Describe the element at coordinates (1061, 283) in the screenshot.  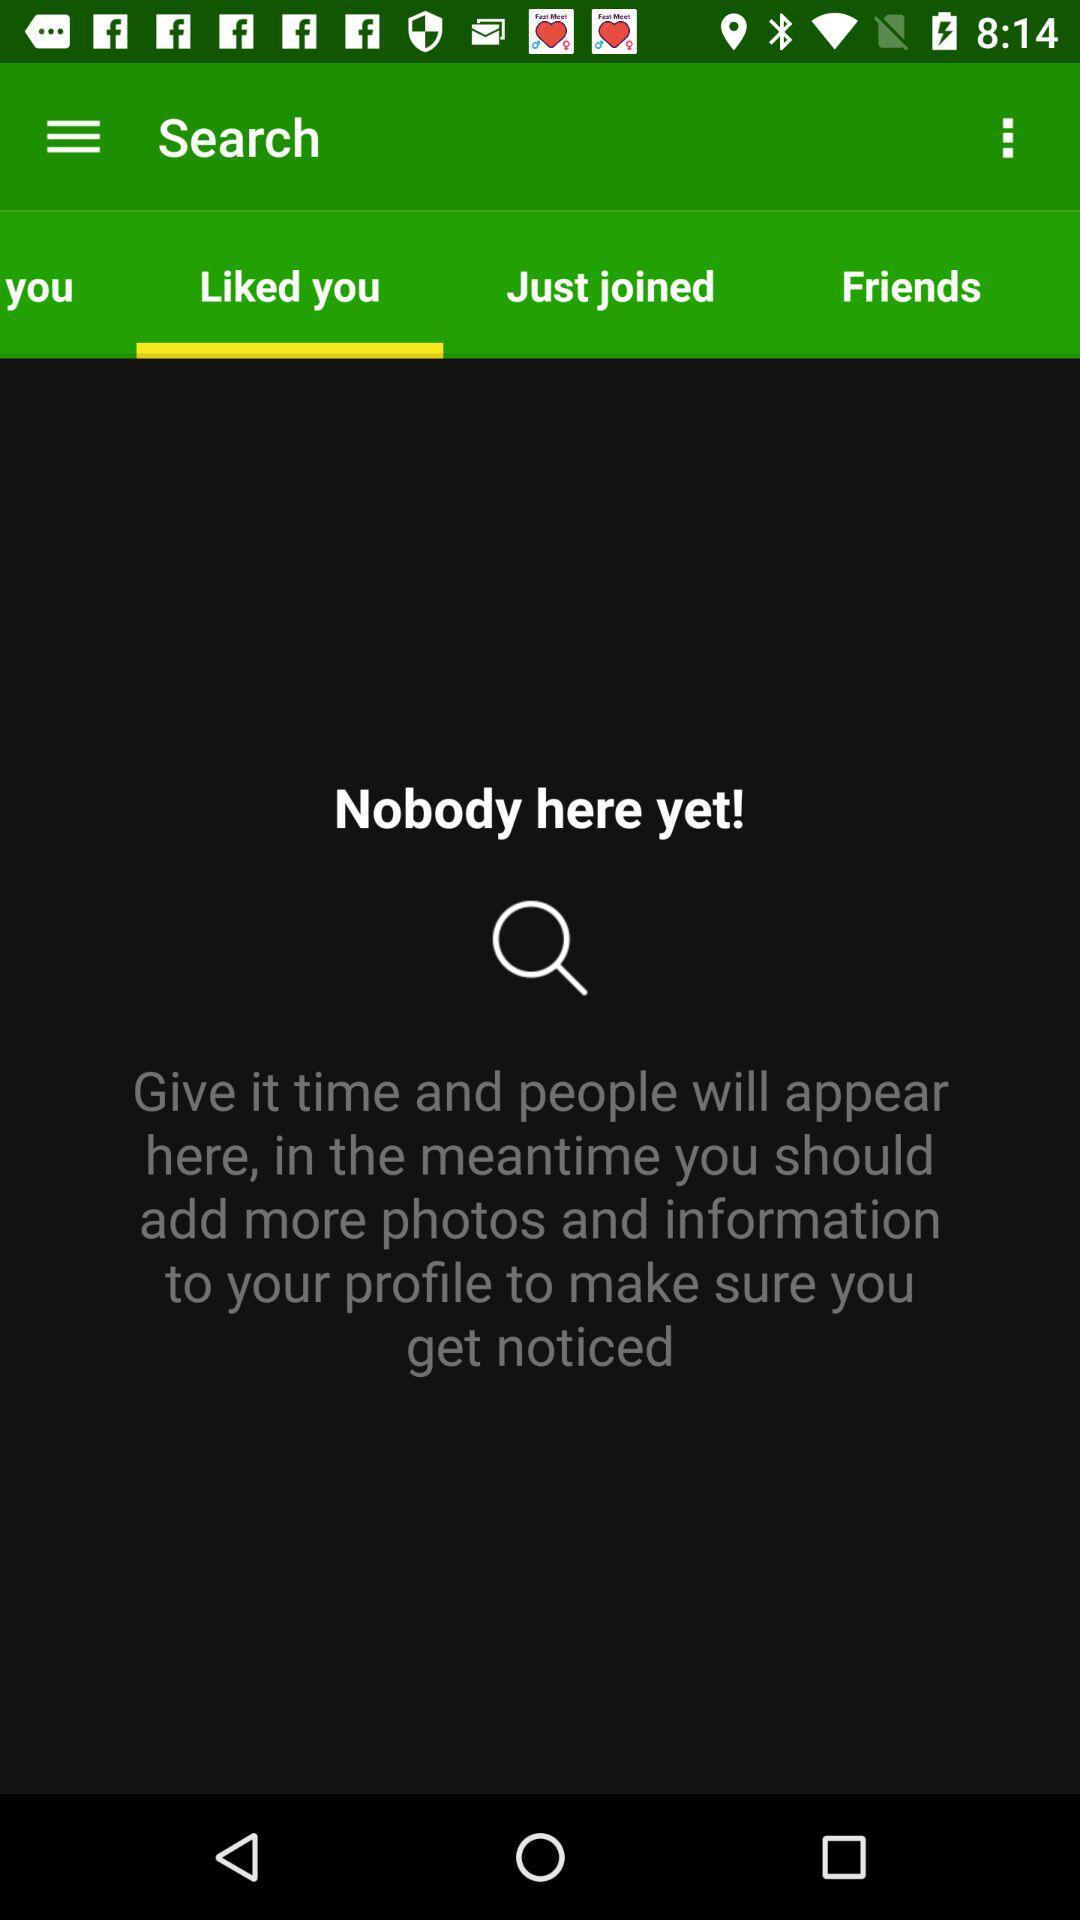
I see `the app next to friends item` at that location.